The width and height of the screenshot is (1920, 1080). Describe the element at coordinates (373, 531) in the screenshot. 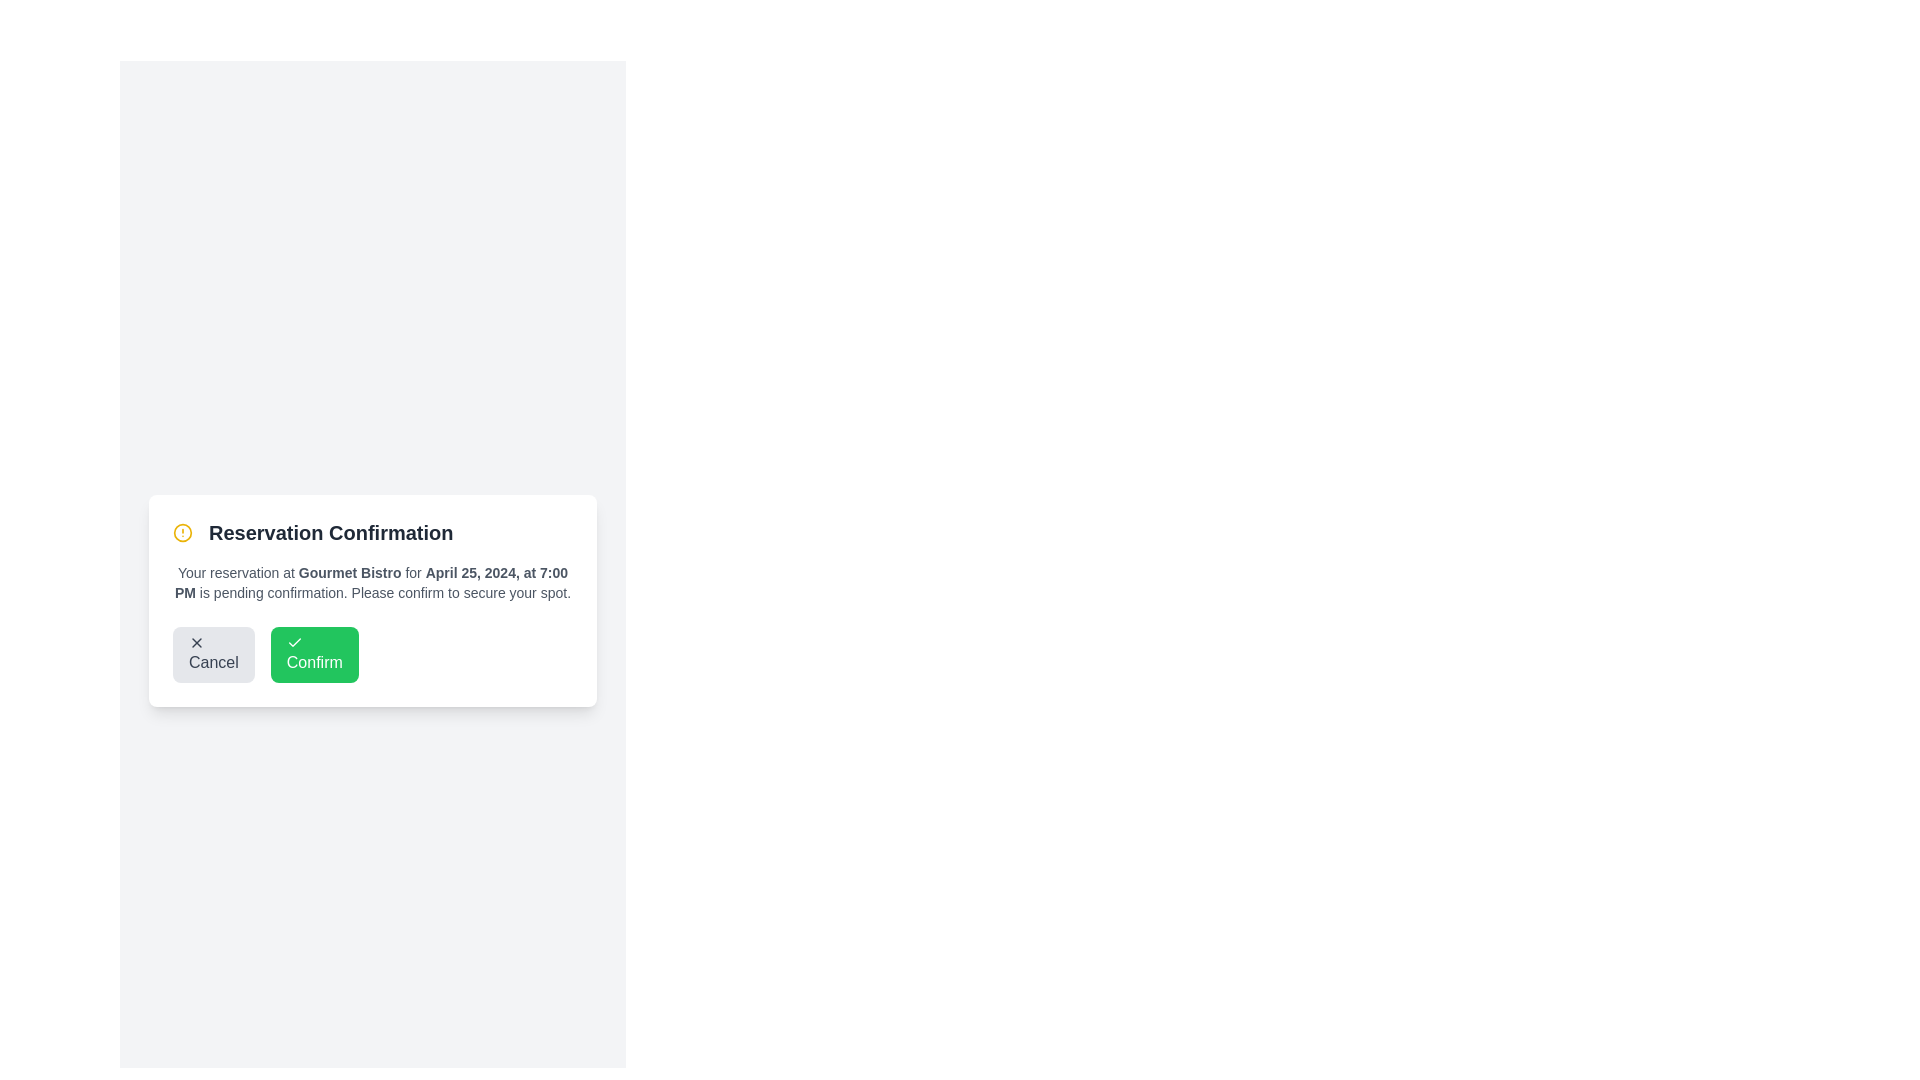

I see `text 'Reservation Confirmation' from the Header element located at the top of the modal box, which includes an icon to its left` at that location.